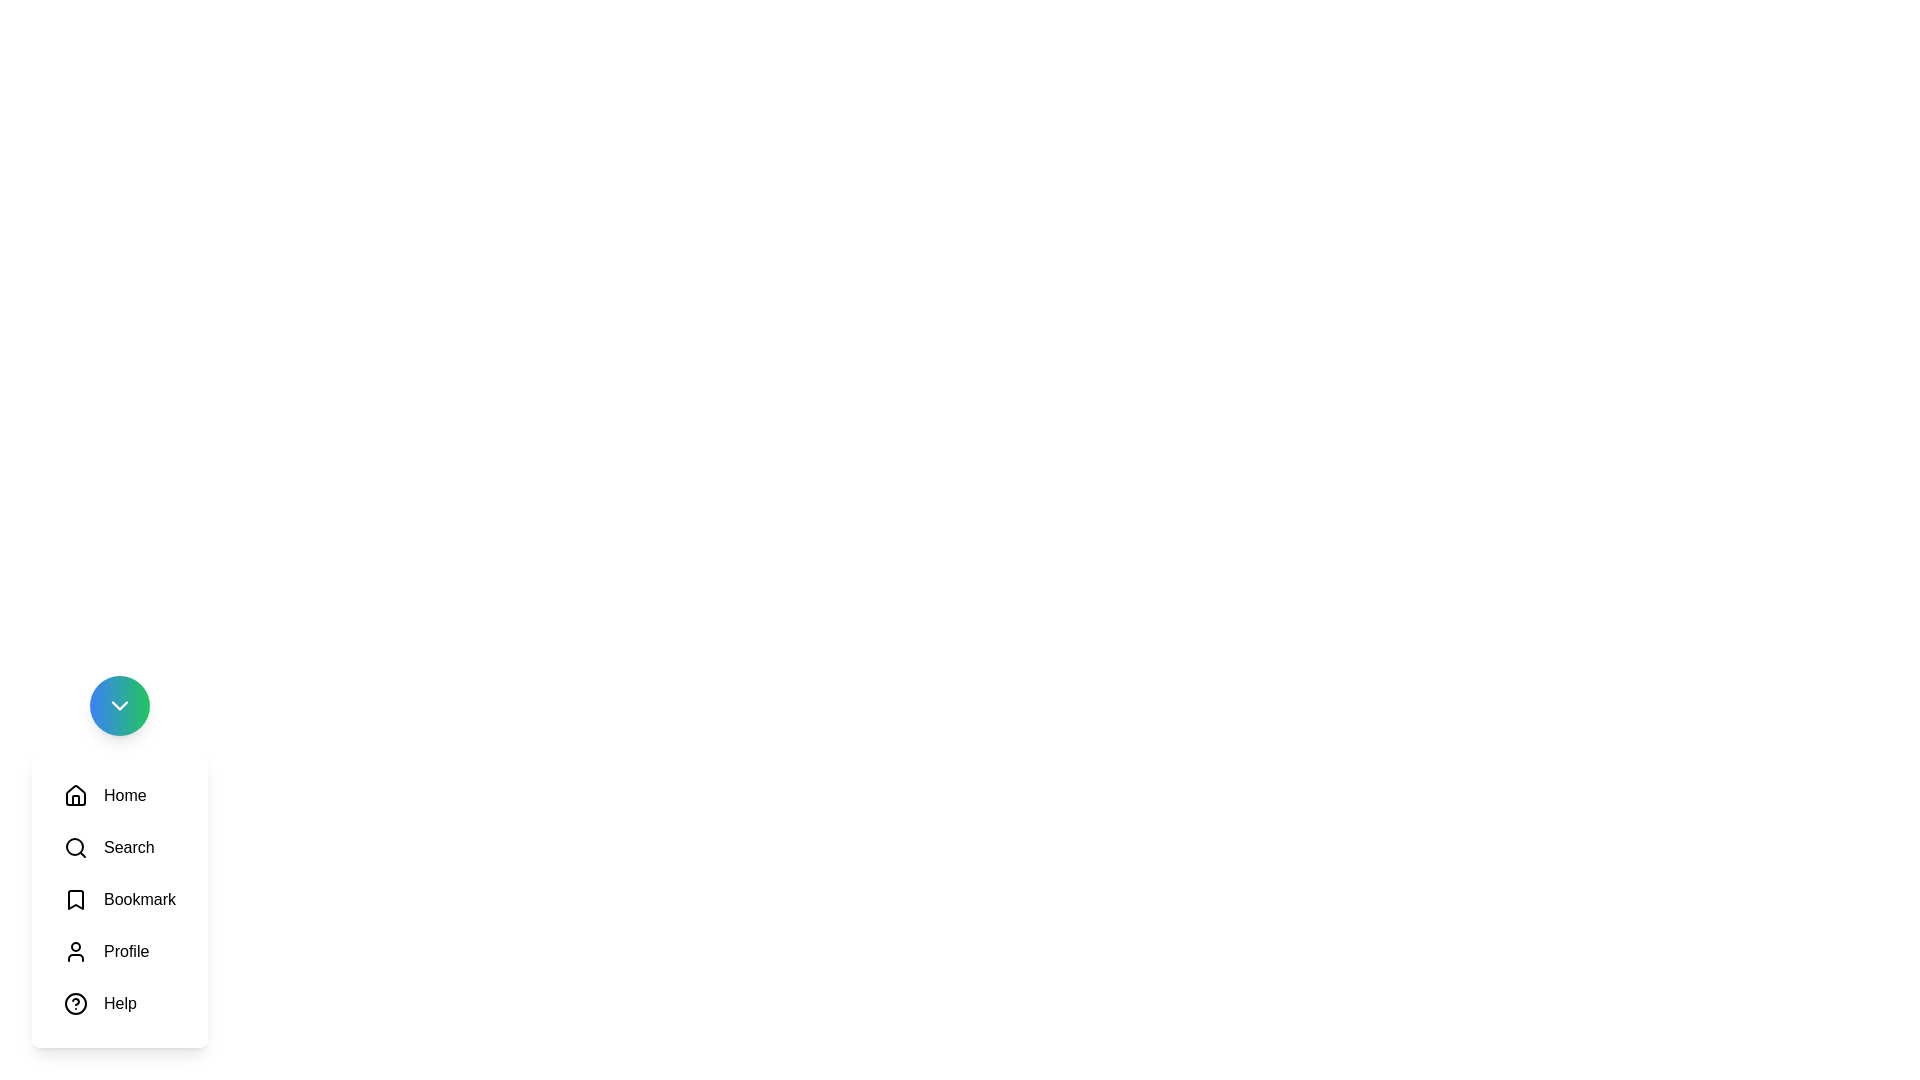 The width and height of the screenshot is (1920, 1080). I want to click on the Profile option in the menu, so click(105, 951).